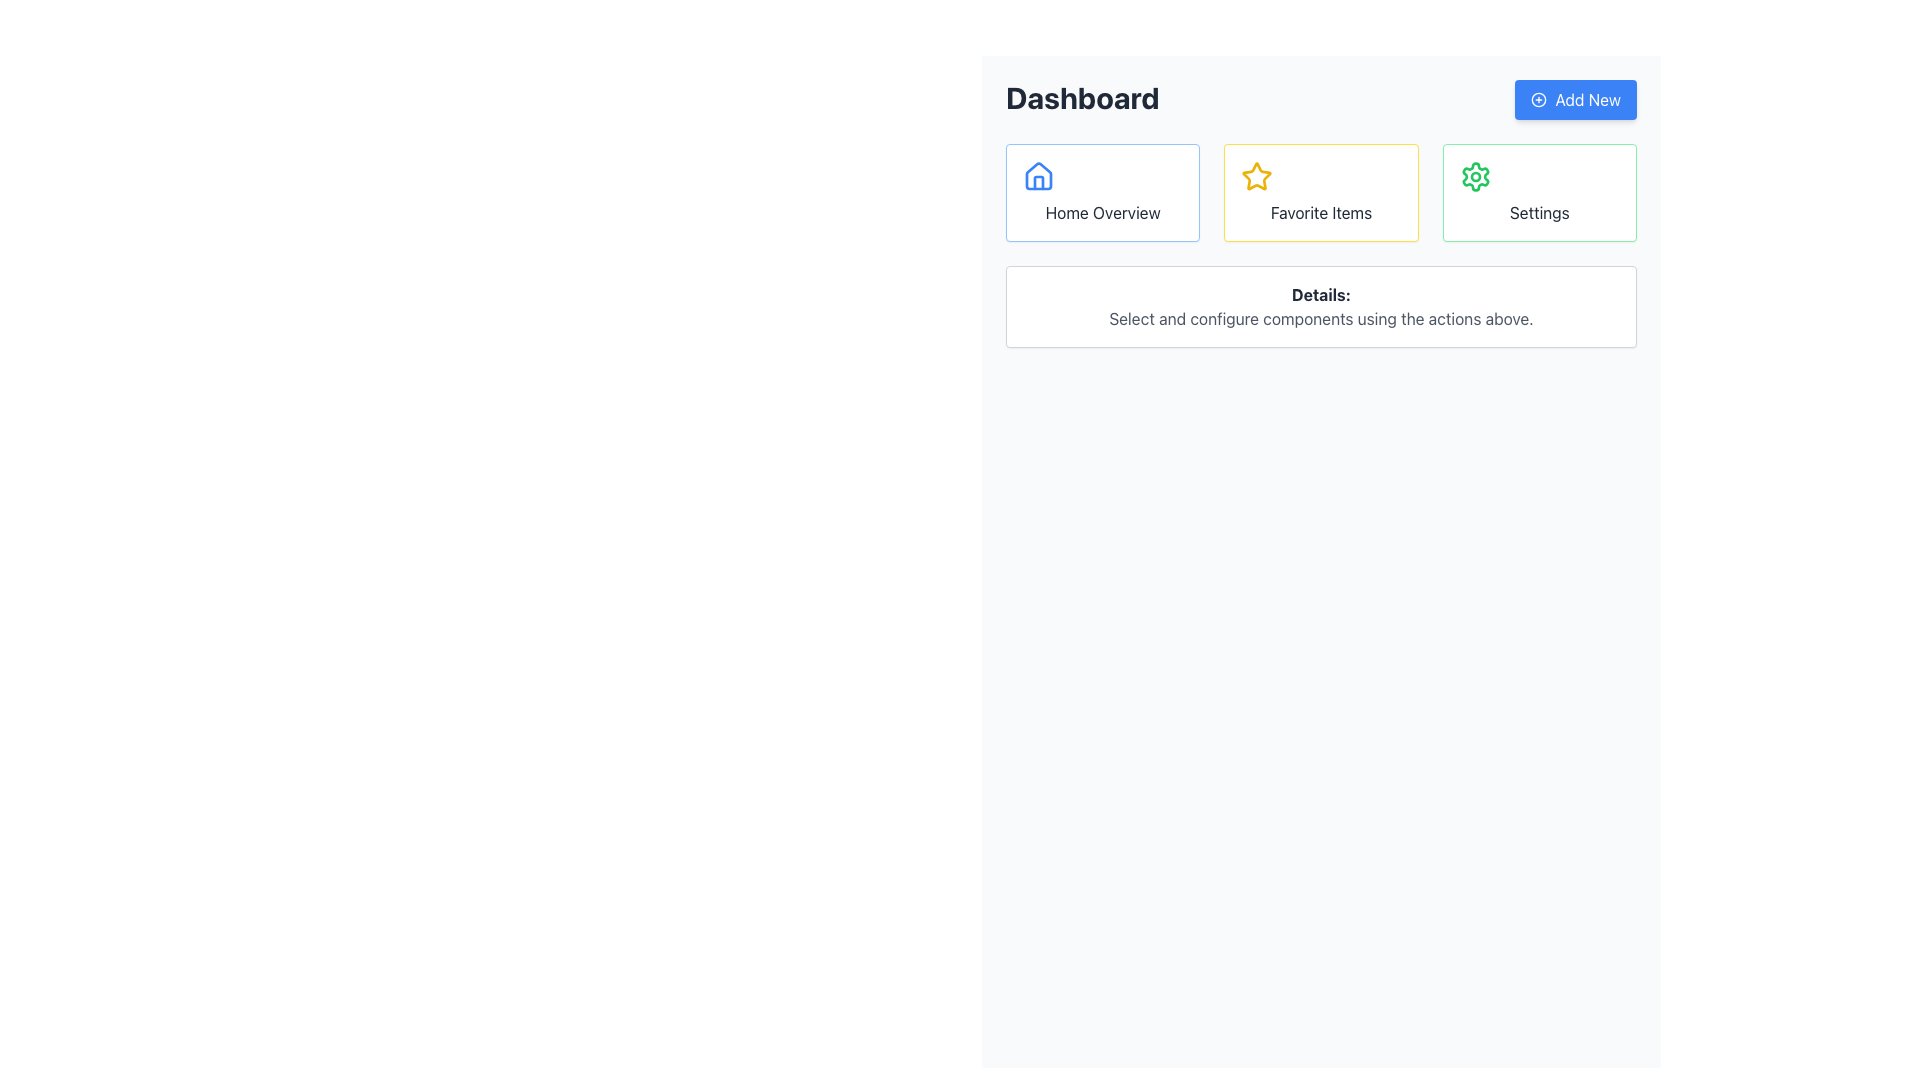  What do you see at coordinates (1102, 212) in the screenshot?
I see `the 'Home Overview' text label, which is displayed in gray color within a white rectangular card, located at the bottom of the leftmost card under the 'Dashboard' heading` at bounding box center [1102, 212].